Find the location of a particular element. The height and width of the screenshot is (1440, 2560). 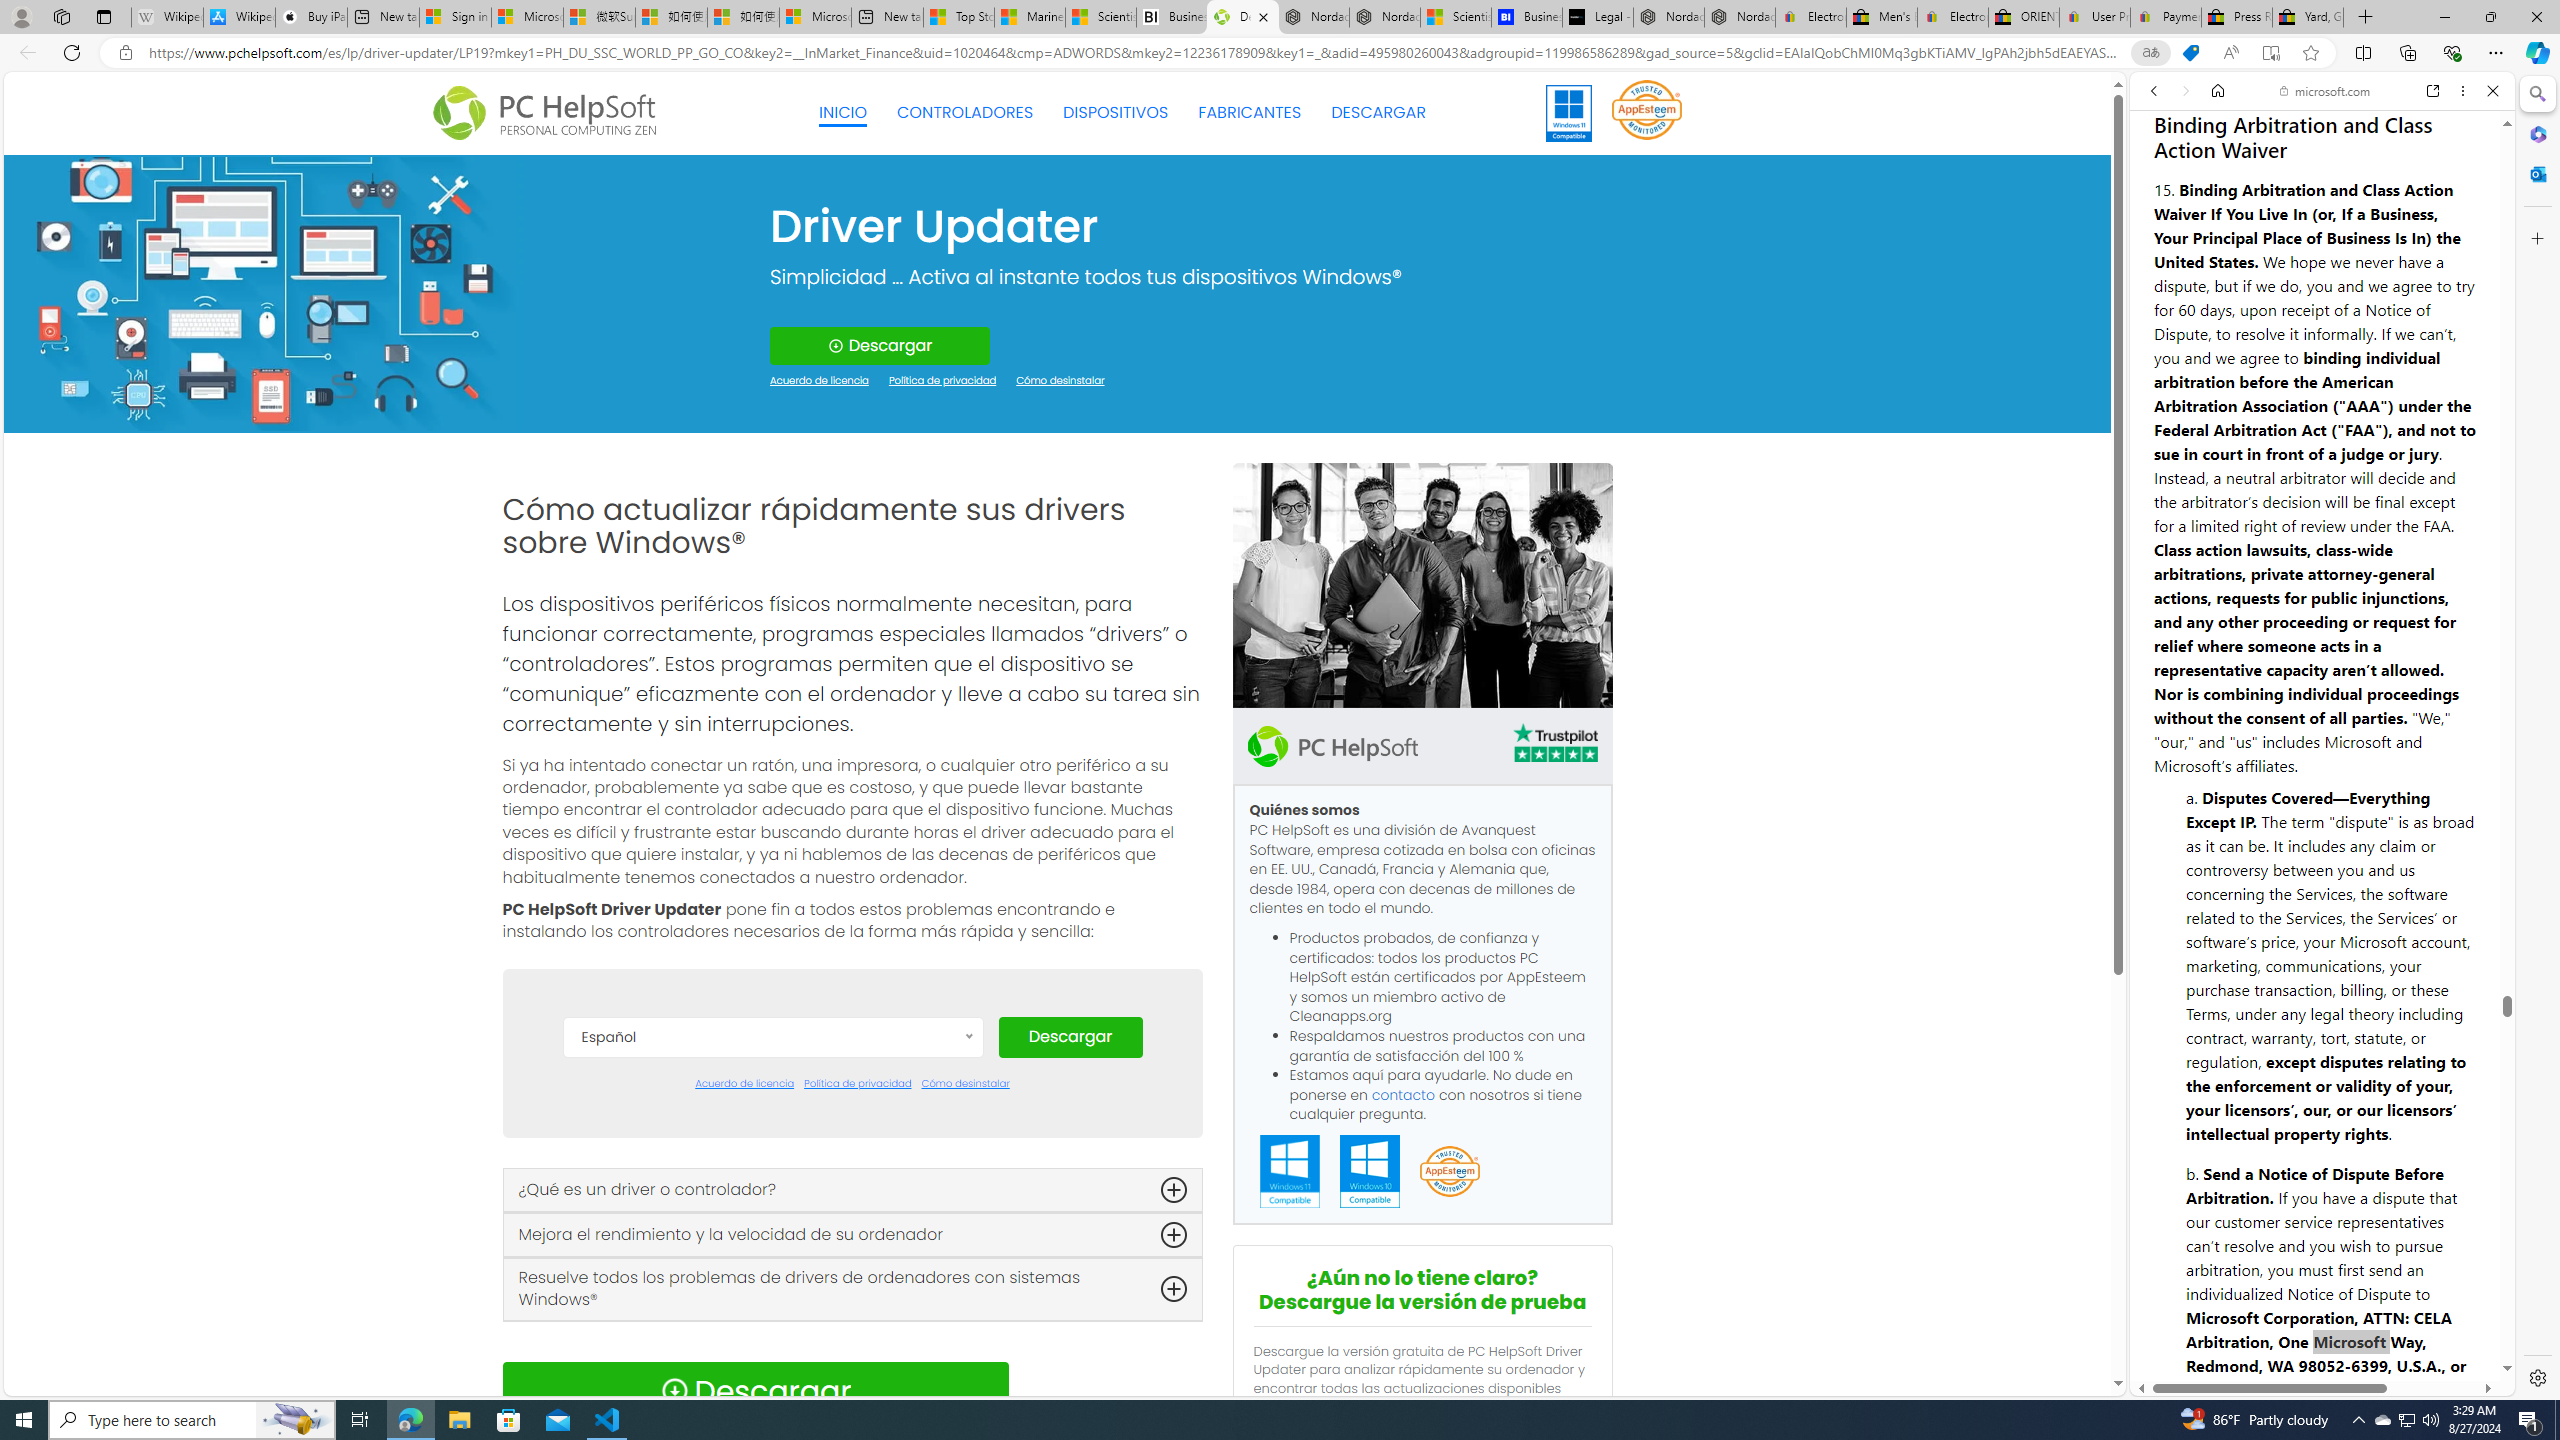

'Descargar' is located at coordinates (1069, 1037).